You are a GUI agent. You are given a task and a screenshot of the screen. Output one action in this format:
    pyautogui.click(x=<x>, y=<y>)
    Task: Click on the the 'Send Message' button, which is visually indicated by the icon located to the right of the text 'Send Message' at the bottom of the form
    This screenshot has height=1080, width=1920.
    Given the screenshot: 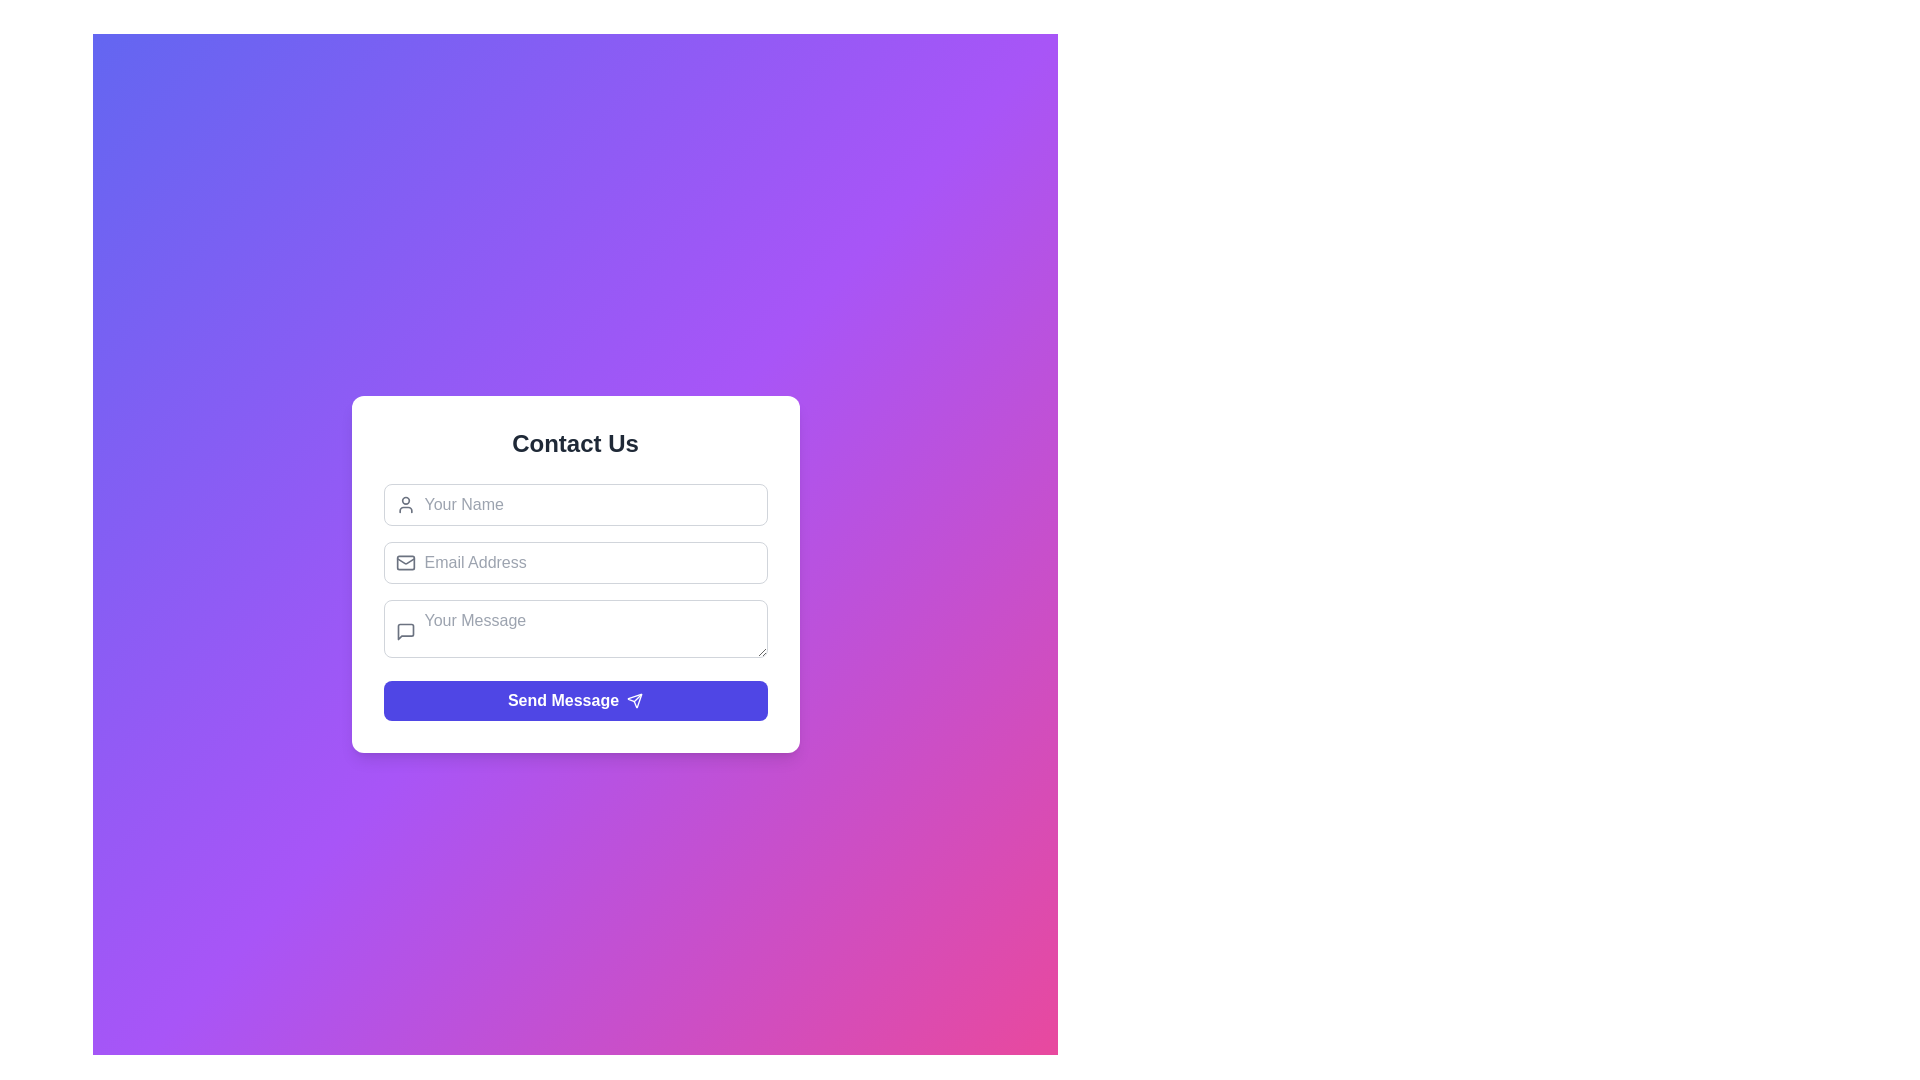 What is the action you would take?
    pyautogui.click(x=634, y=700)
    